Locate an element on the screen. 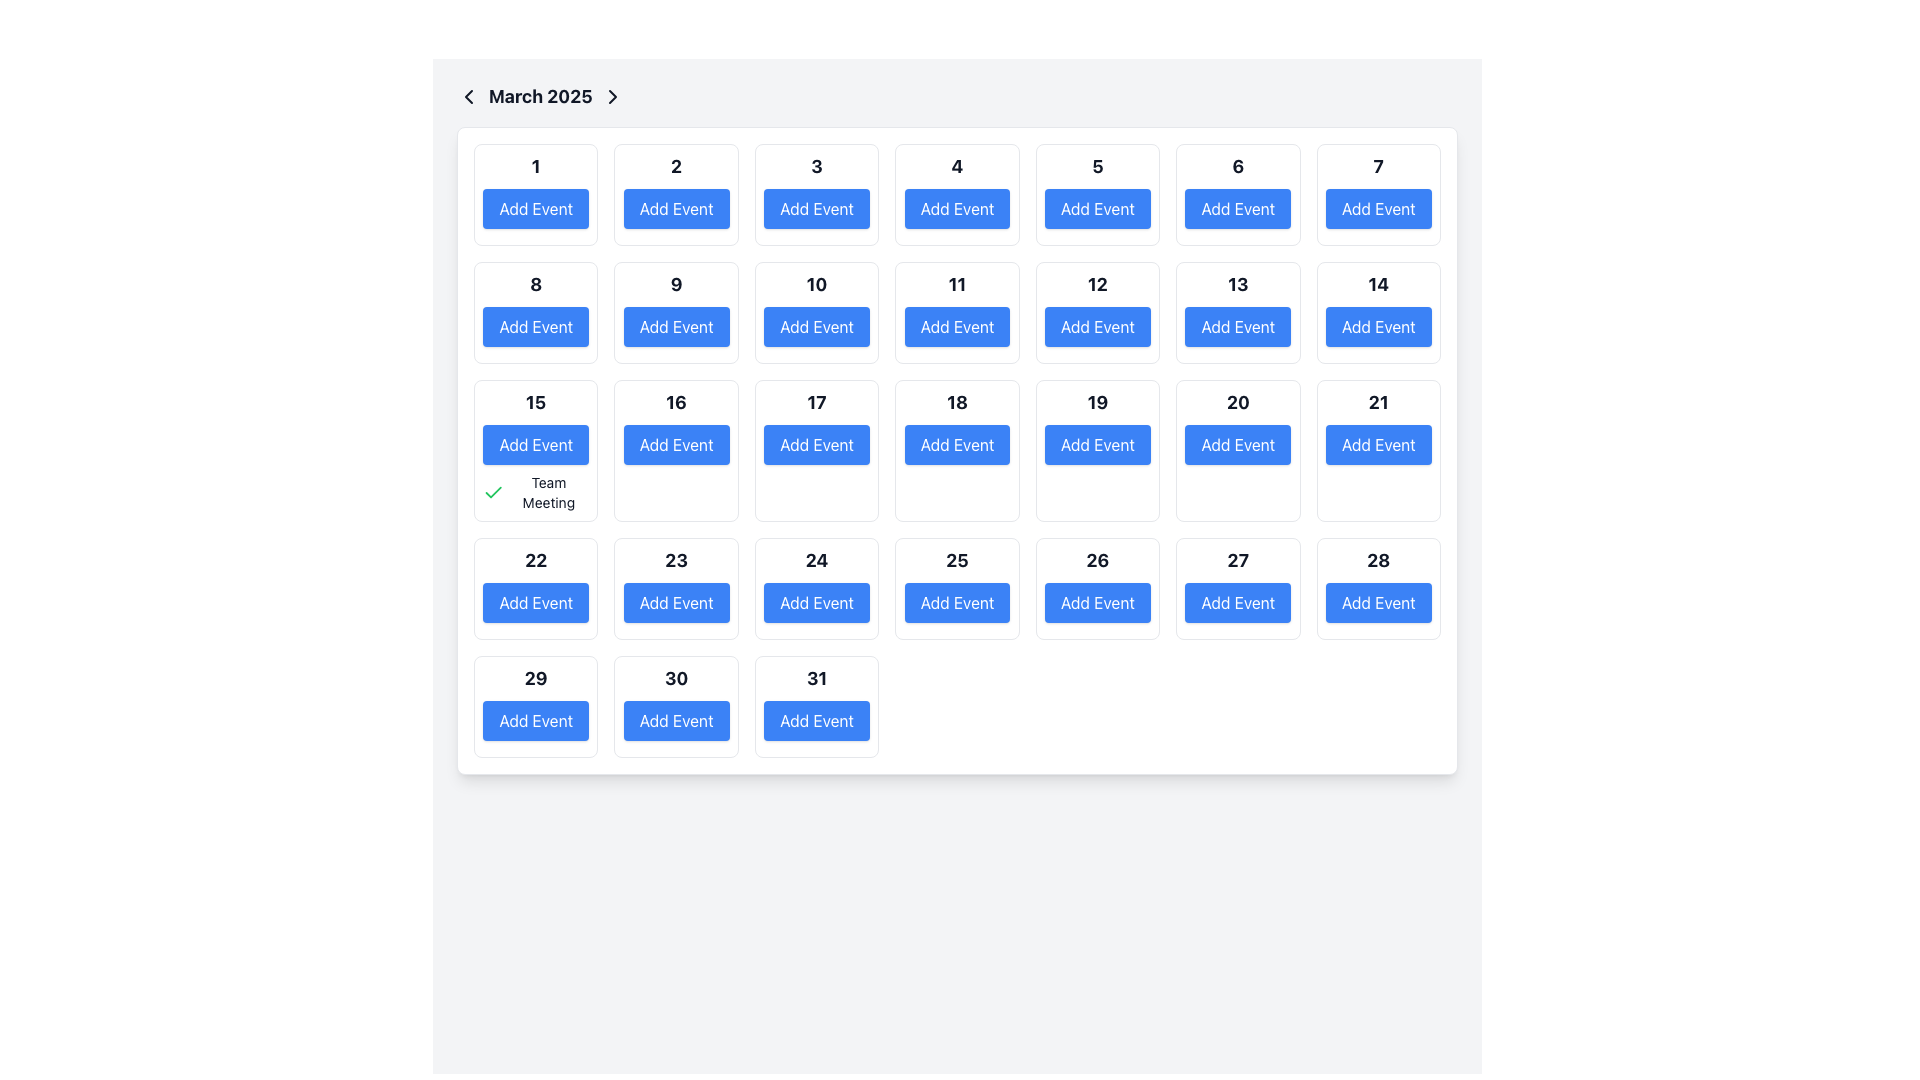  the 'Add Event' button with a blue background and white text, located in the calendar grid cell labeled '19', to trigger the hover effect is located at coordinates (1096, 443).